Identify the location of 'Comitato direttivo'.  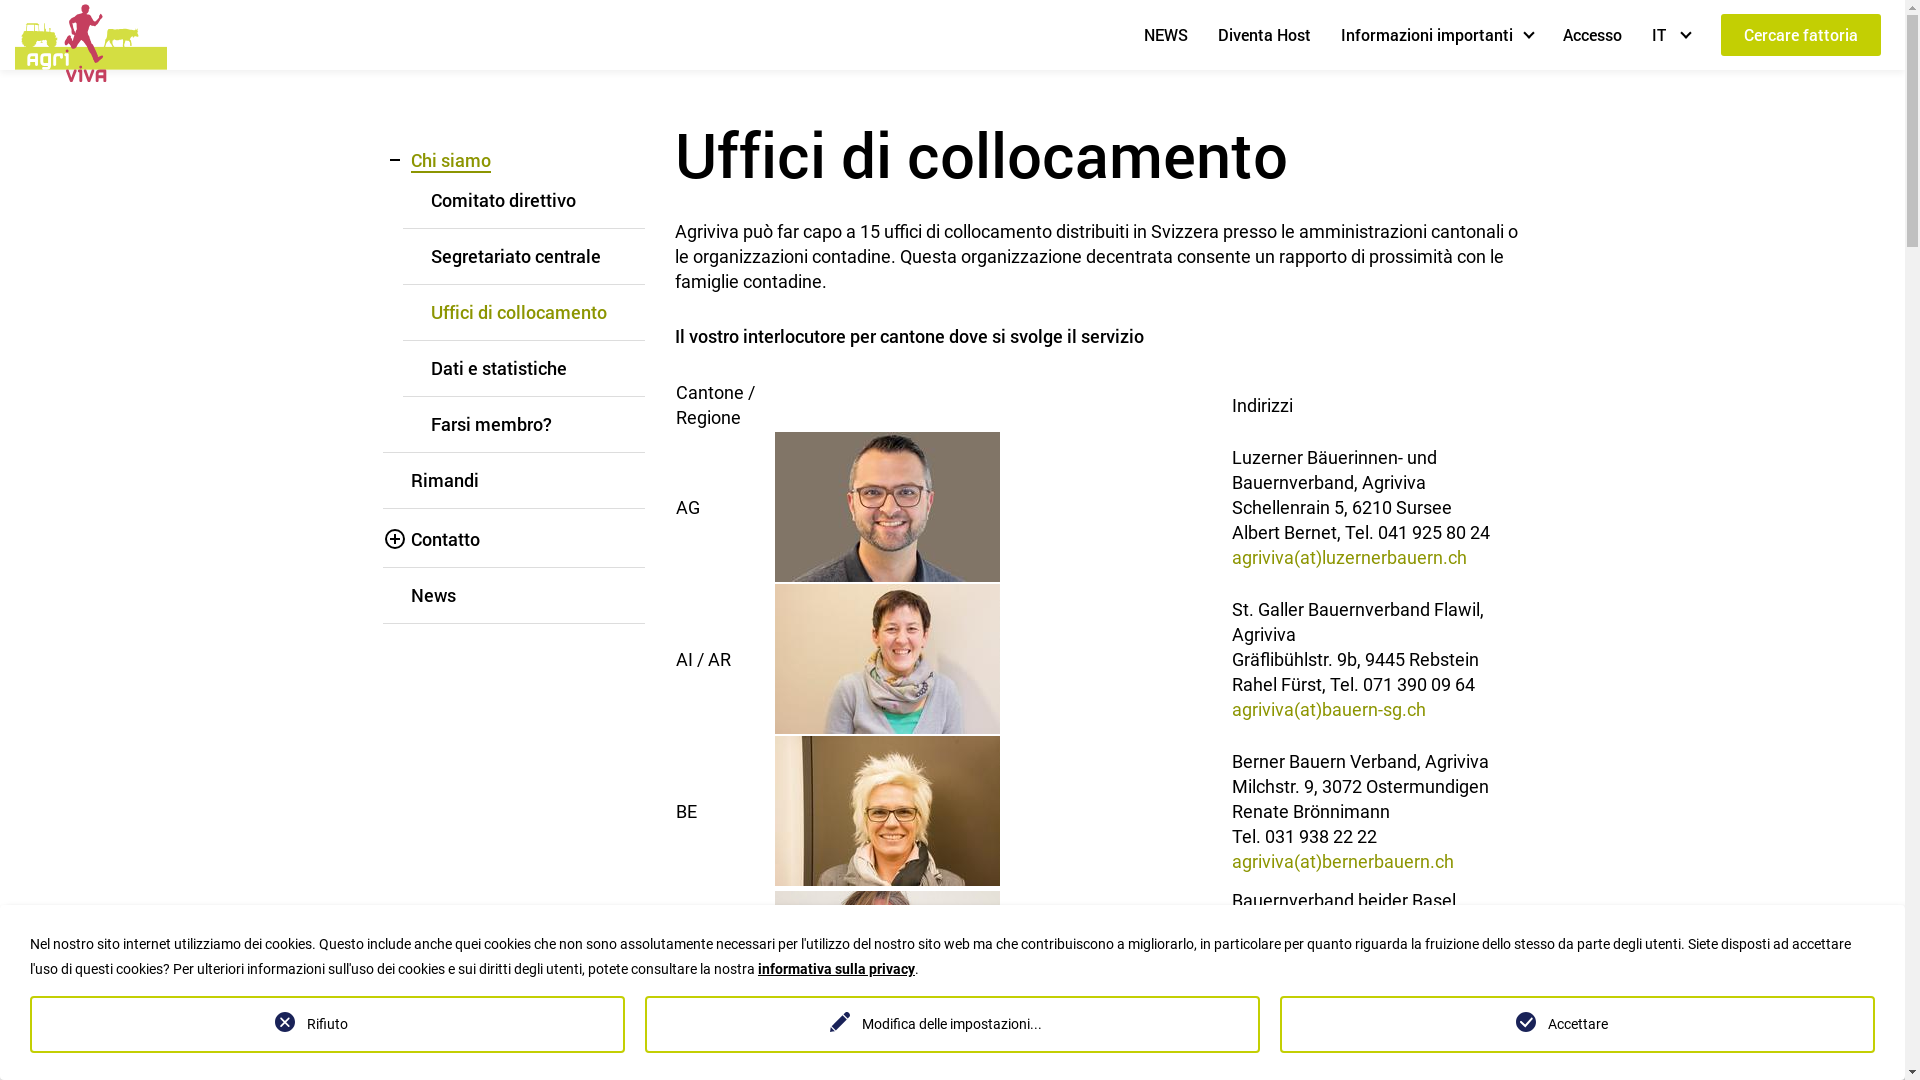
(429, 200).